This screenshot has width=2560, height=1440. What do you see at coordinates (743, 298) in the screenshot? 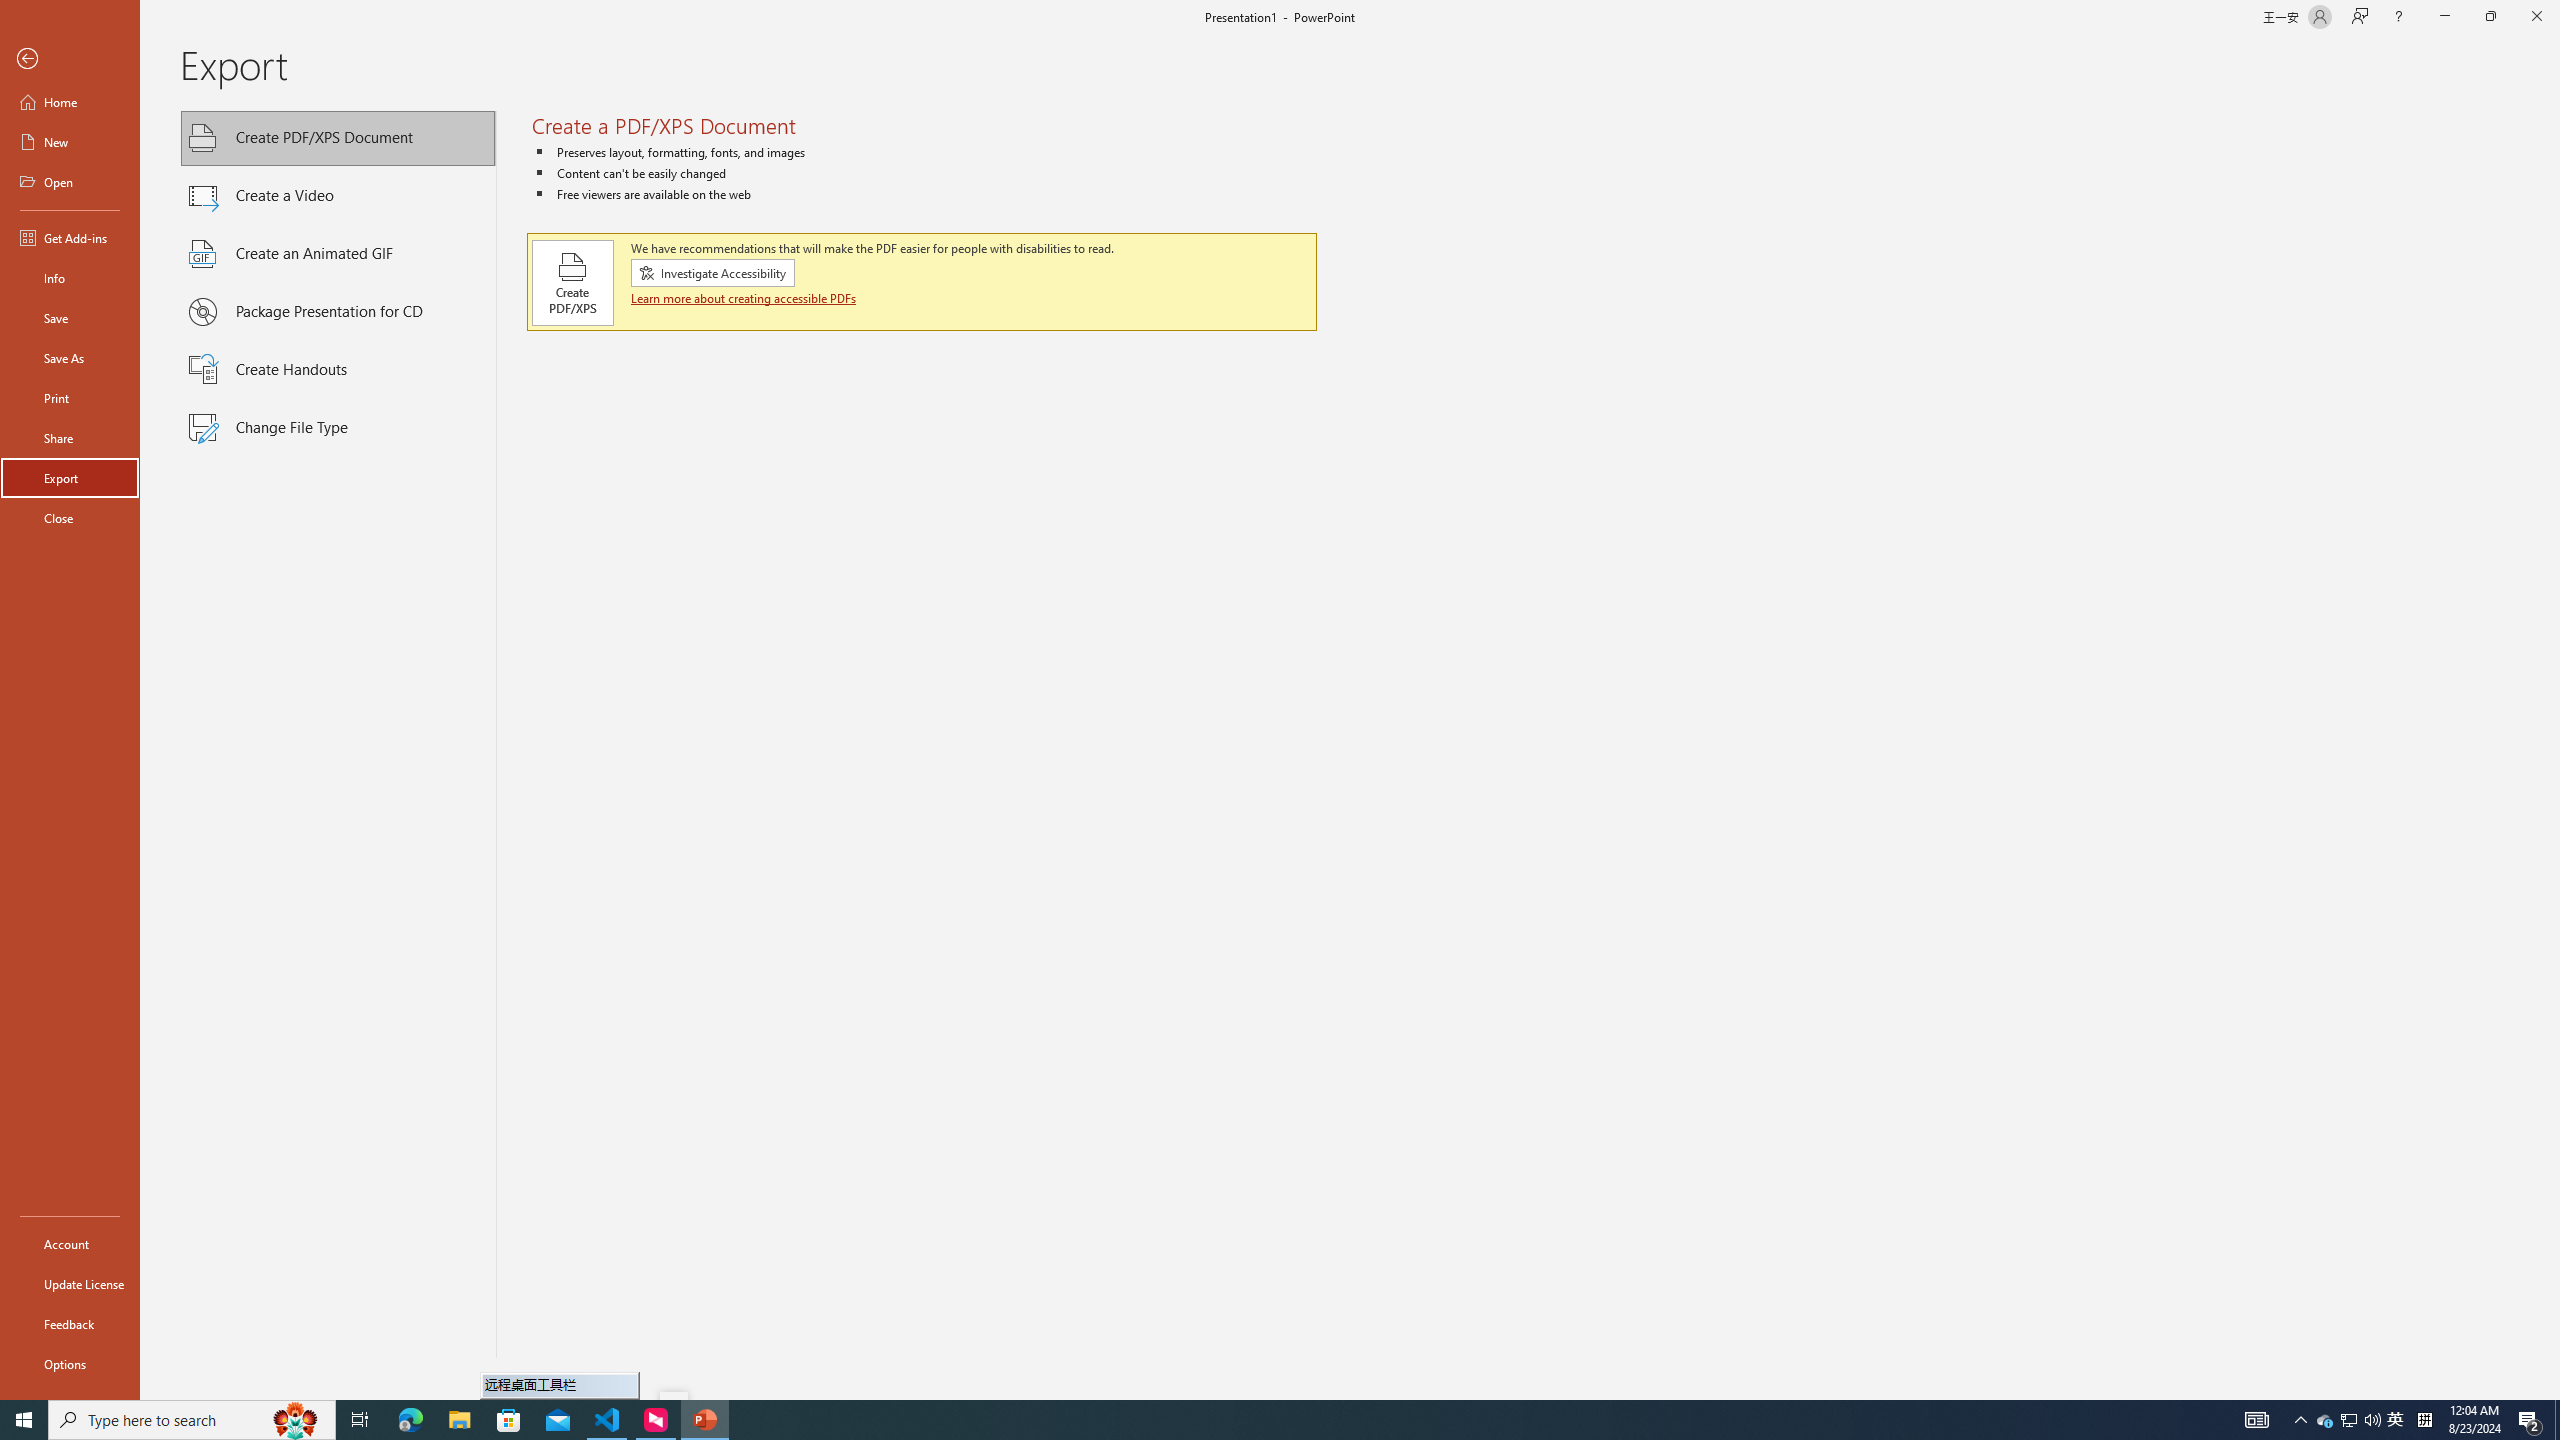
I see `'Learn more about creating accessible PDFs'` at bounding box center [743, 298].